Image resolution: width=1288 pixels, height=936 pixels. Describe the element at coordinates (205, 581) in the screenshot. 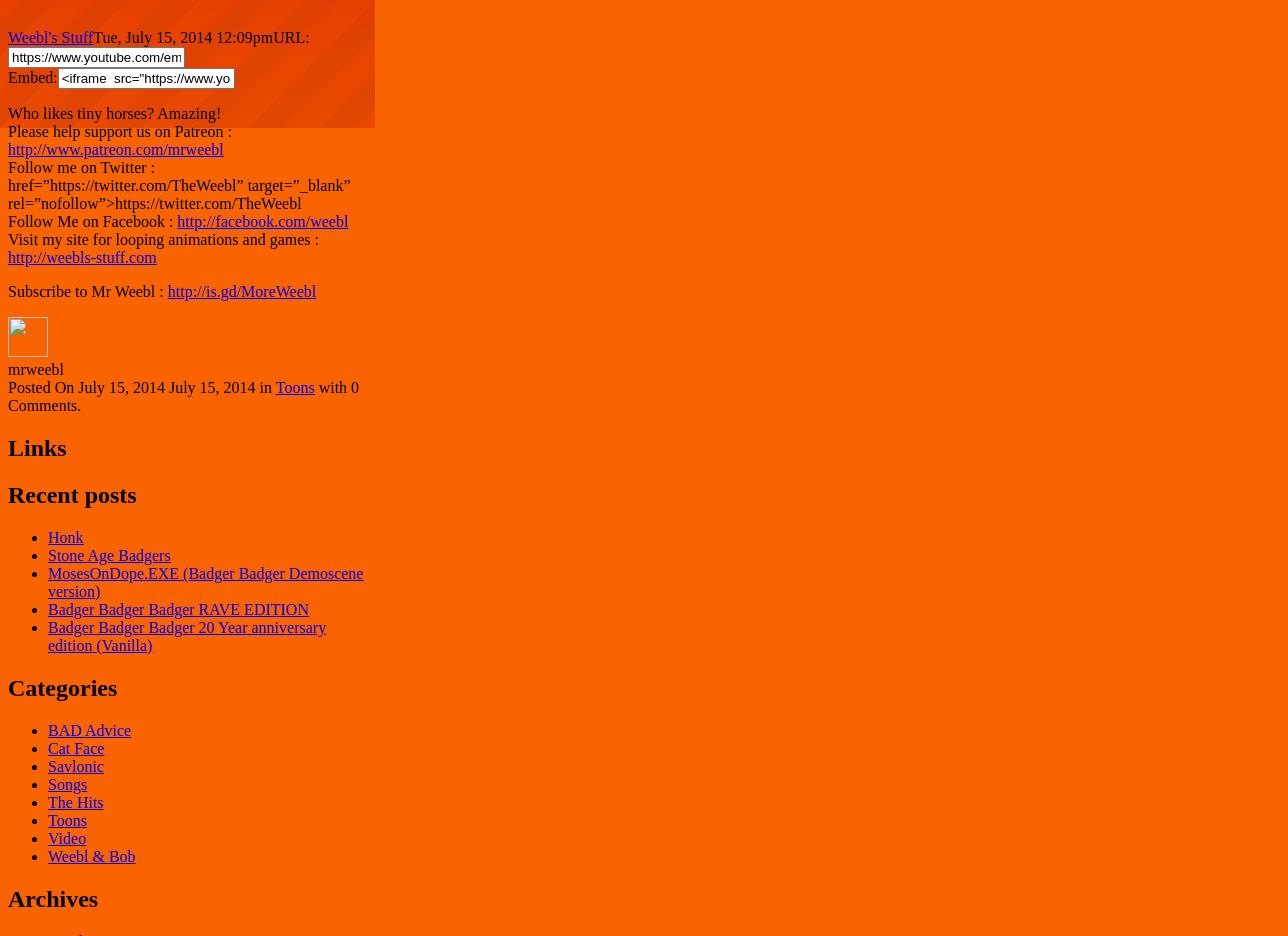

I see `'MosesOnDope.EXE (Badger Badger Demoscene version)'` at that location.